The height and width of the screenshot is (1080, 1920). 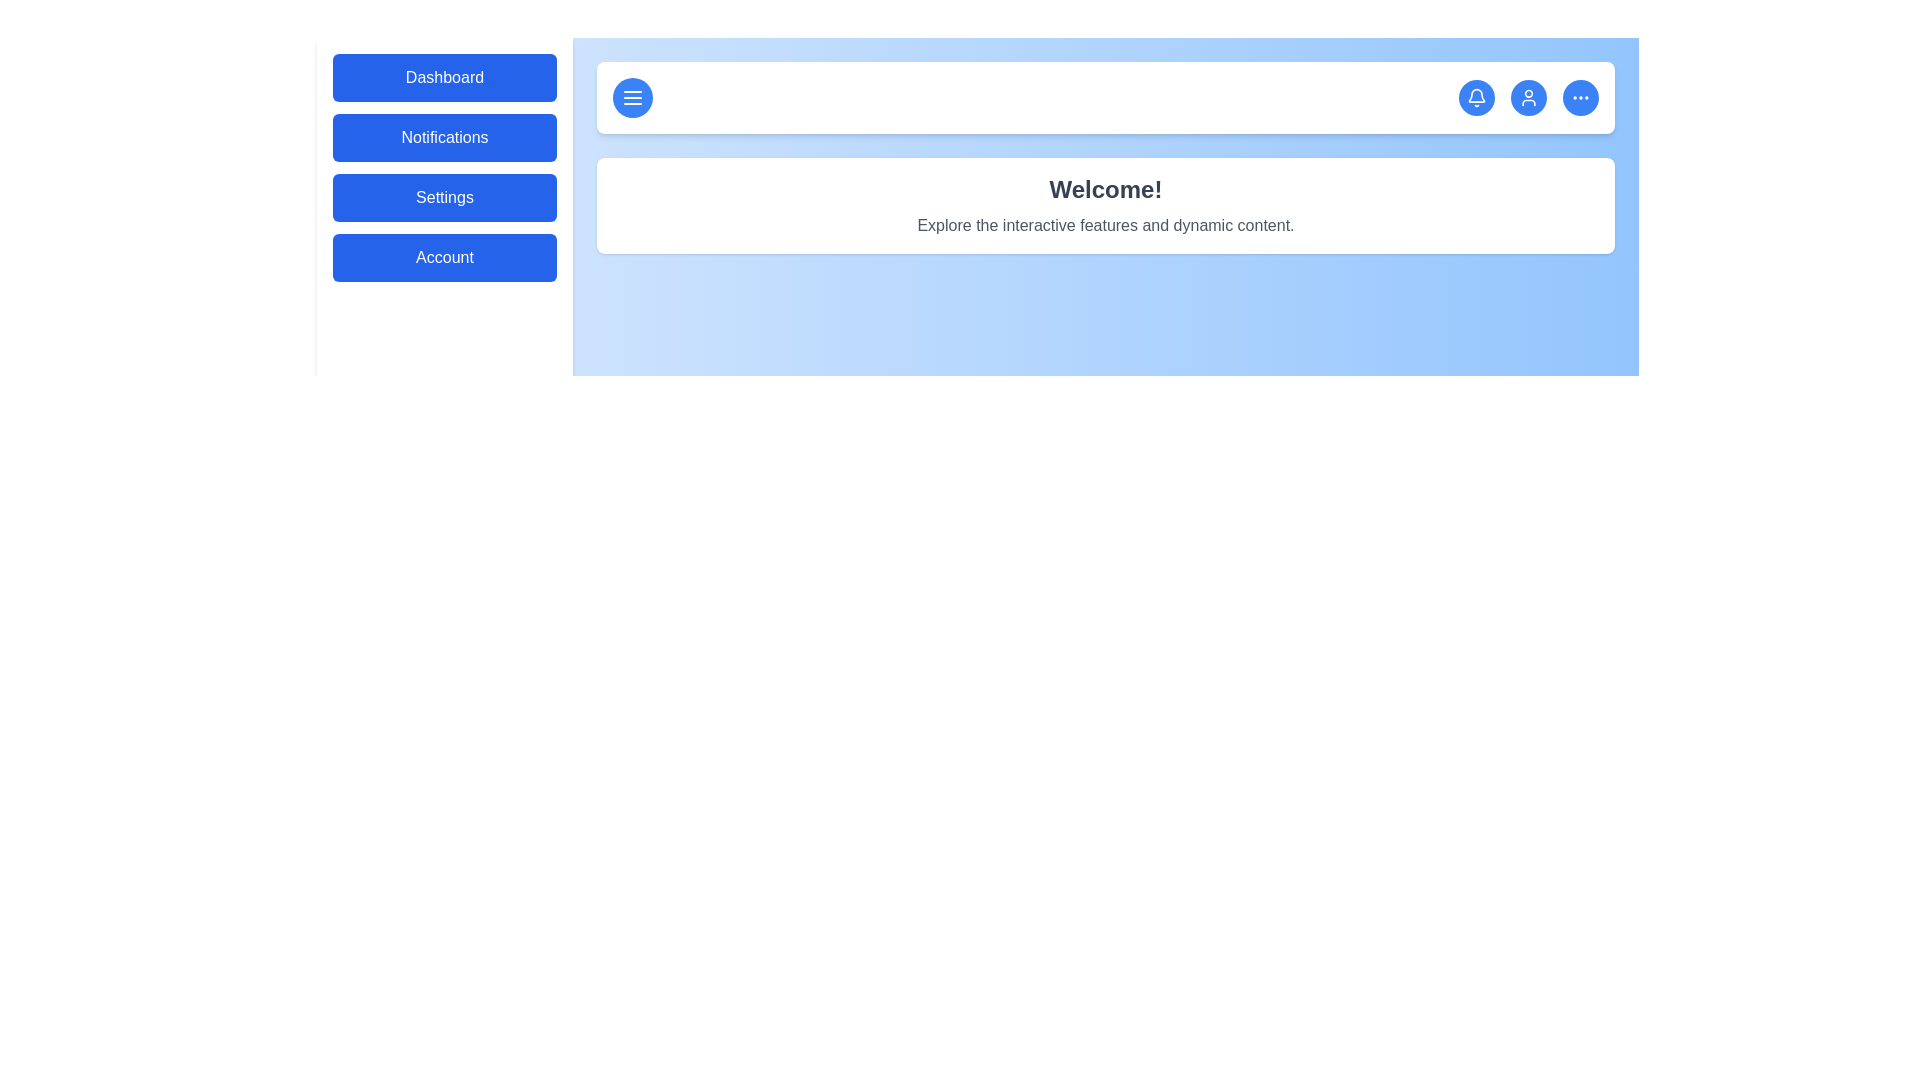 What do you see at coordinates (1579, 97) in the screenshot?
I see `the 'more options' icon in the header` at bounding box center [1579, 97].